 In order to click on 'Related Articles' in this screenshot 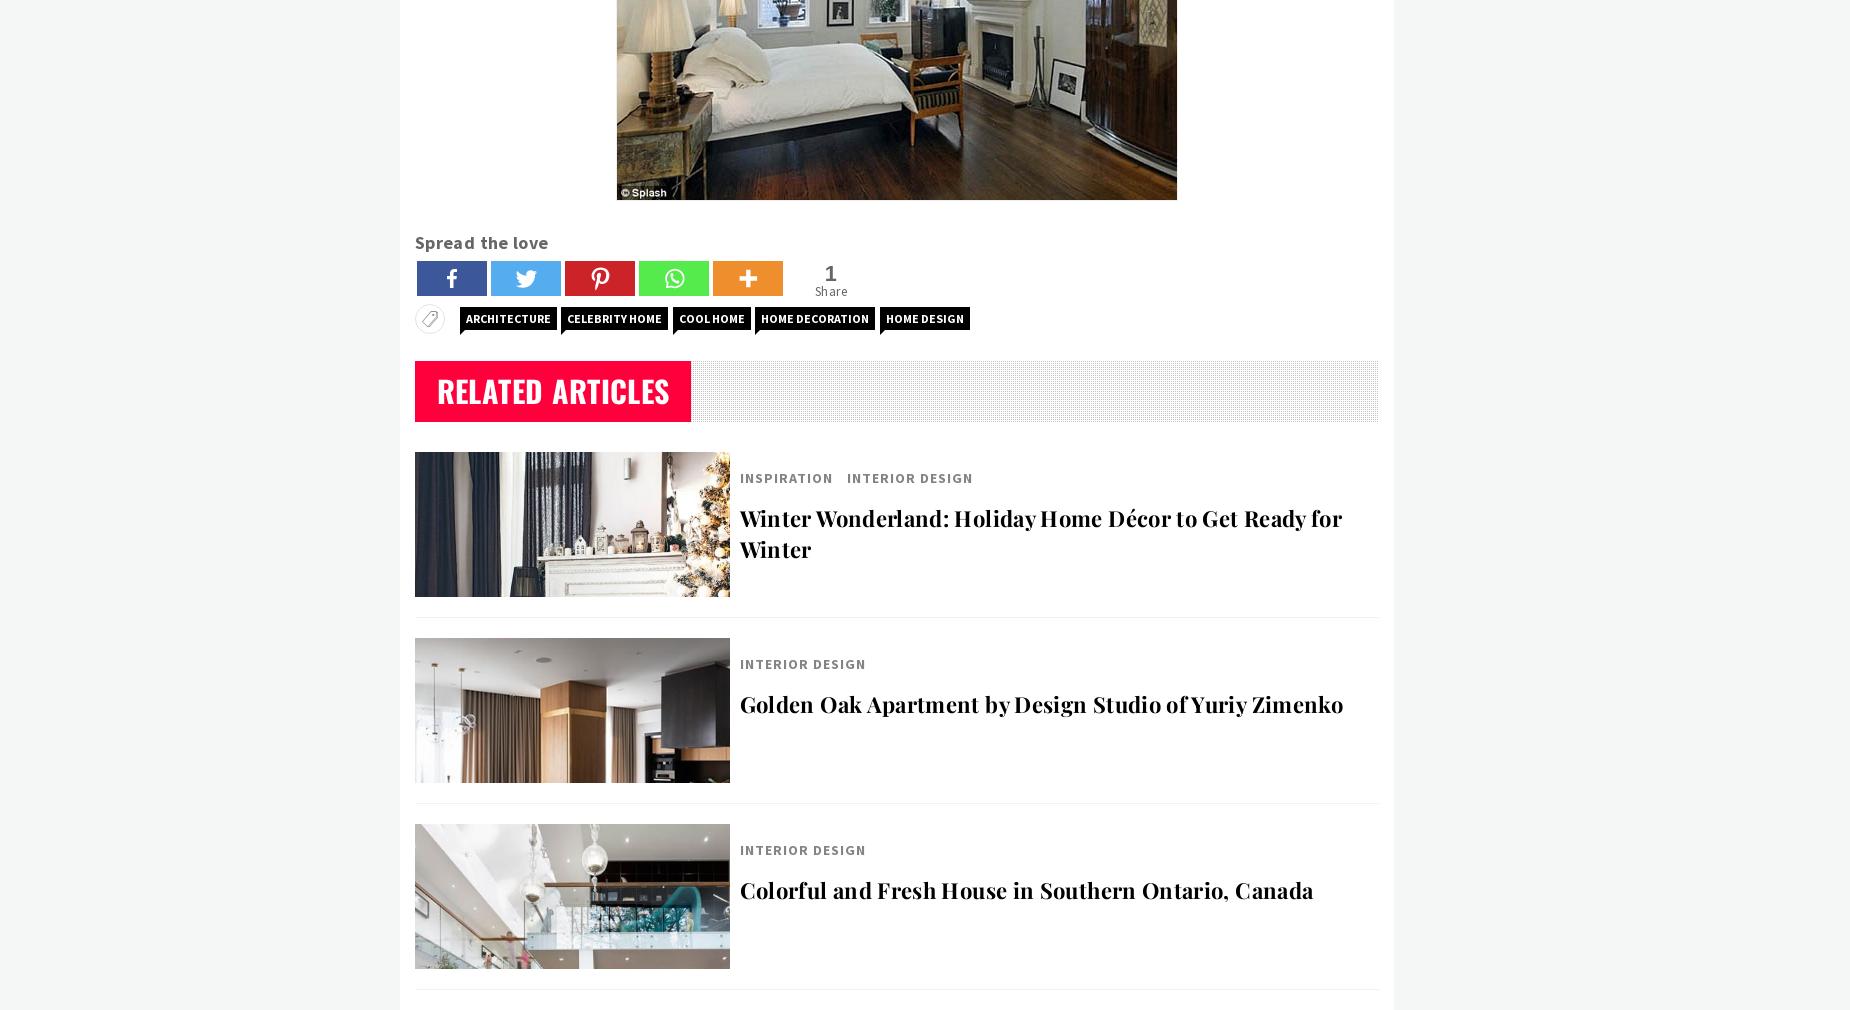, I will do `click(552, 390)`.